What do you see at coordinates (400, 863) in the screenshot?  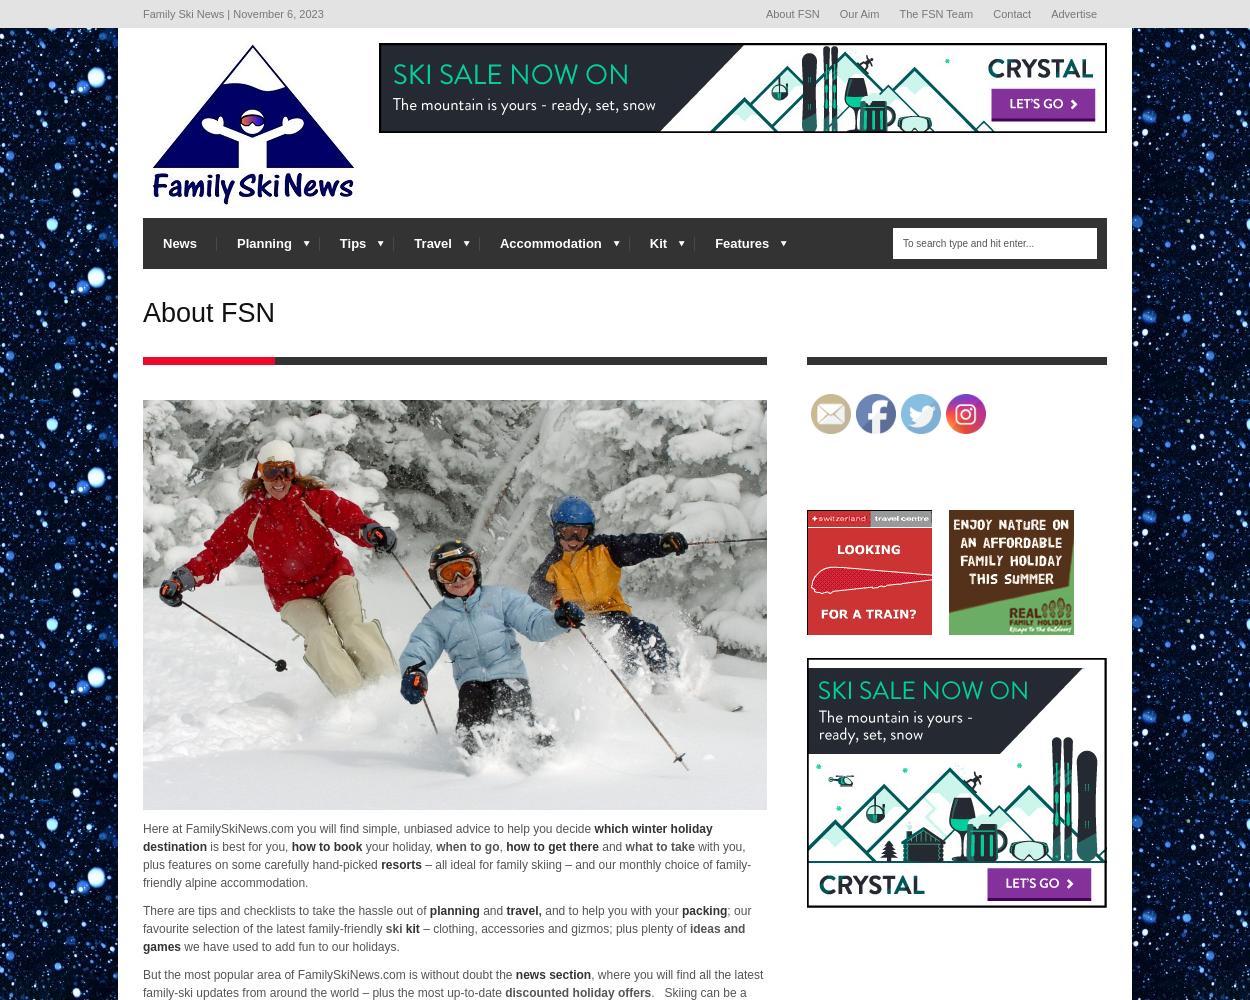 I see `'resorts'` at bounding box center [400, 863].